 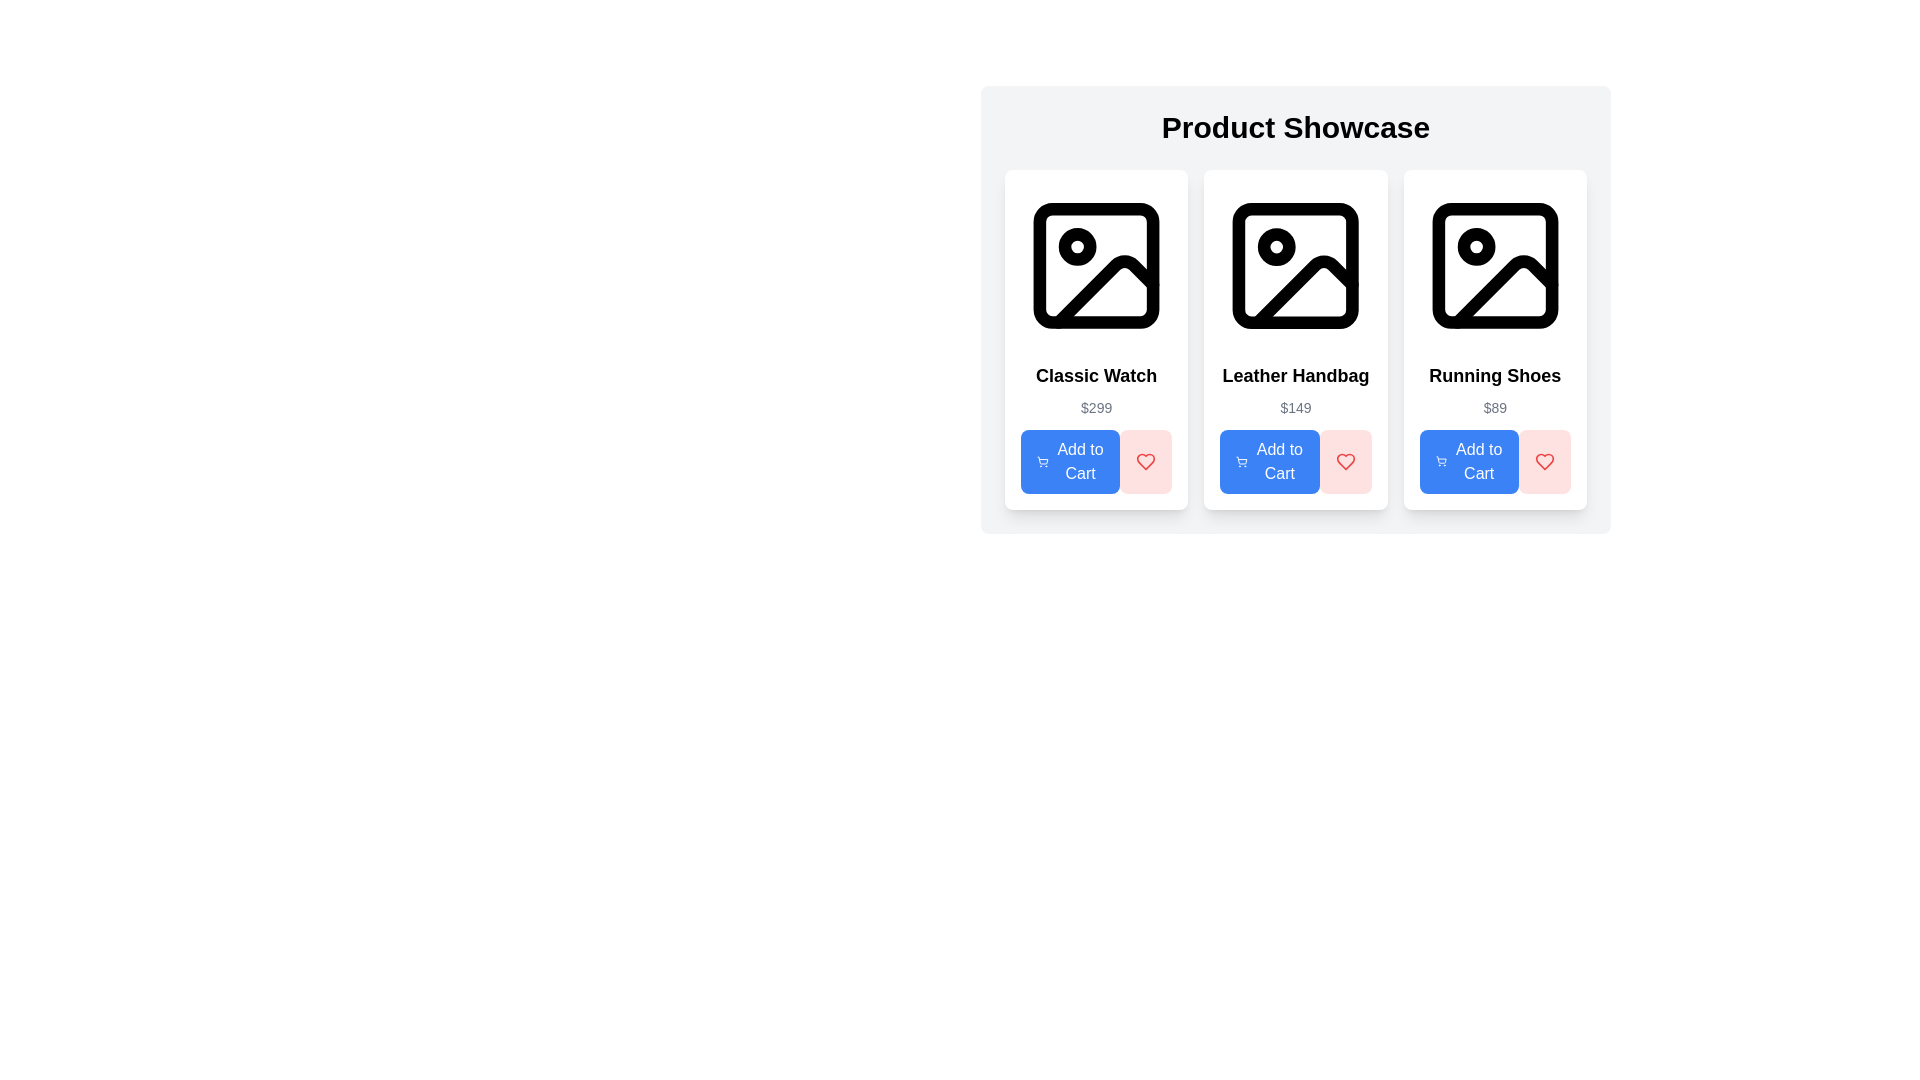 What do you see at coordinates (1275, 246) in the screenshot?
I see `the decorative SVG icon located in the upper left area of the image placeholder for the 'Leather Handbag' product card` at bounding box center [1275, 246].